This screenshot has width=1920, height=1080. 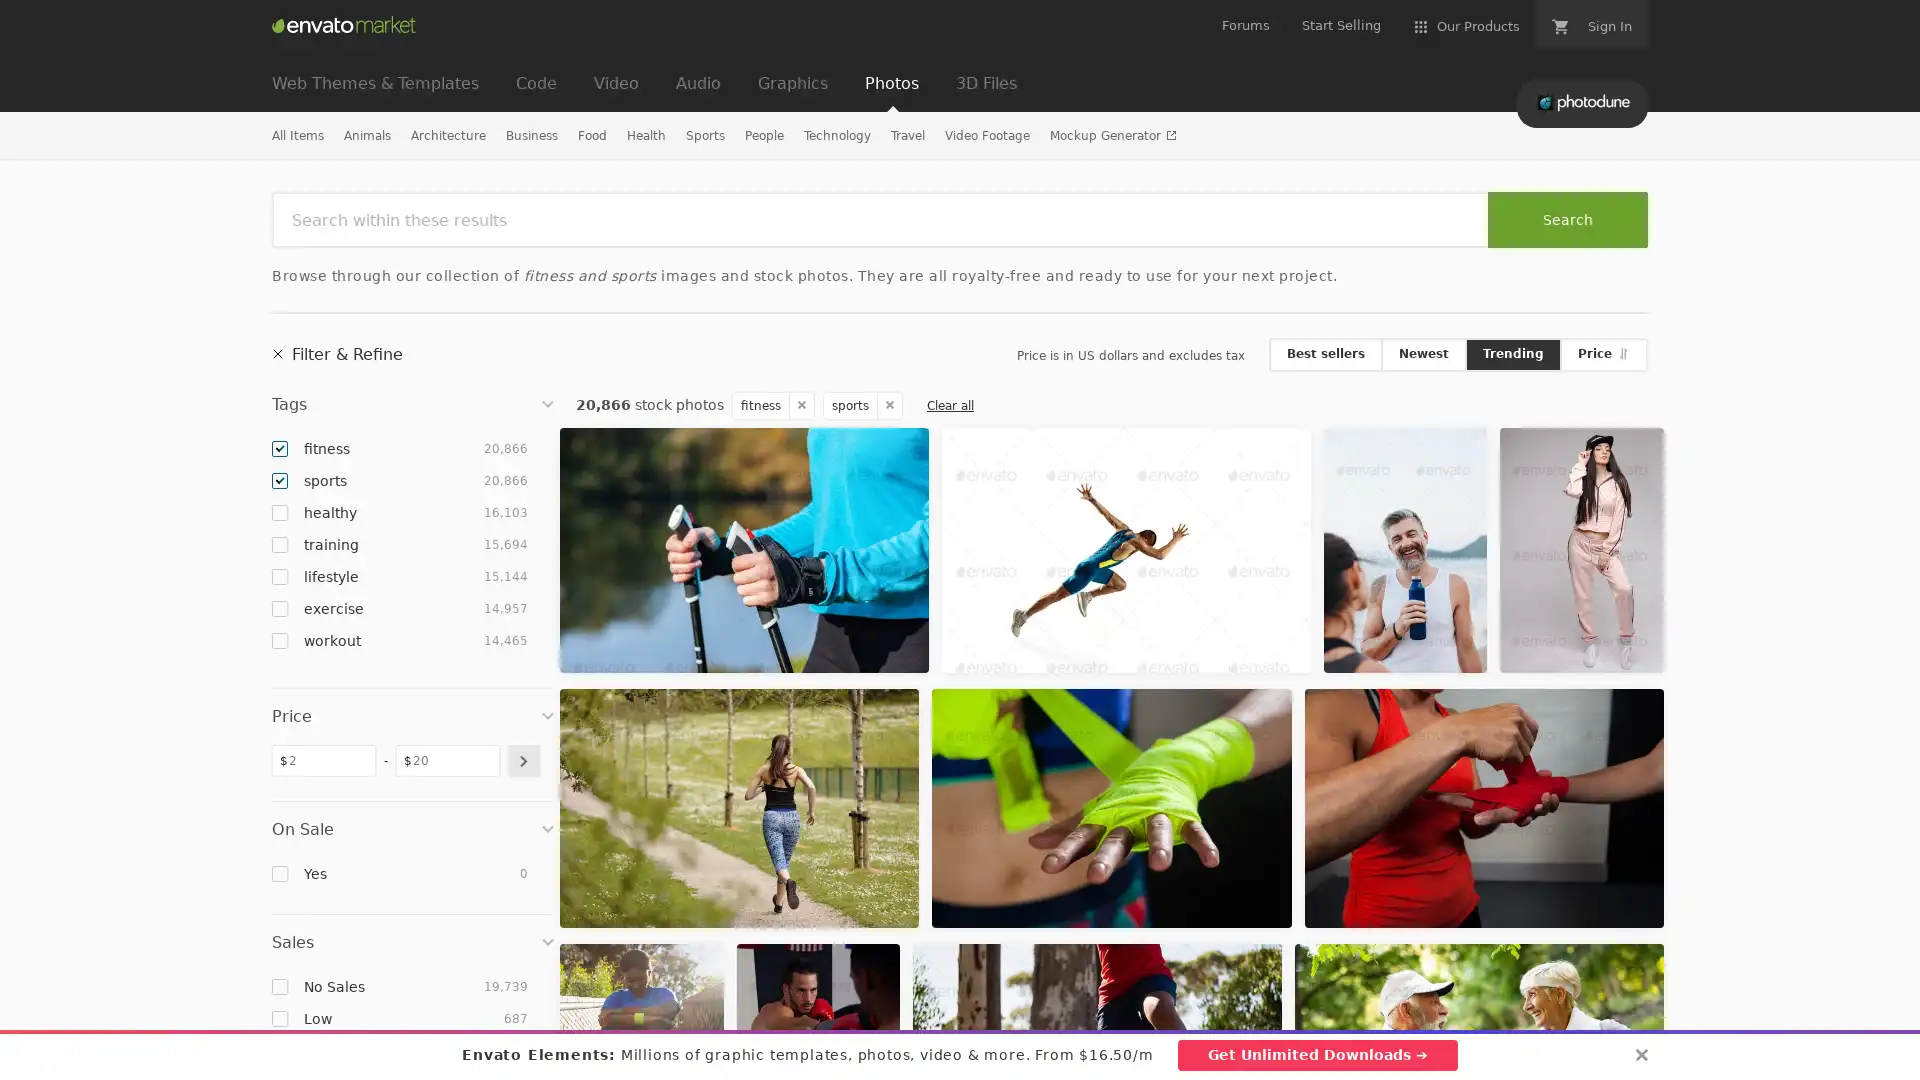 I want to click on Add to Favorites, so click(x=1255, y=968).